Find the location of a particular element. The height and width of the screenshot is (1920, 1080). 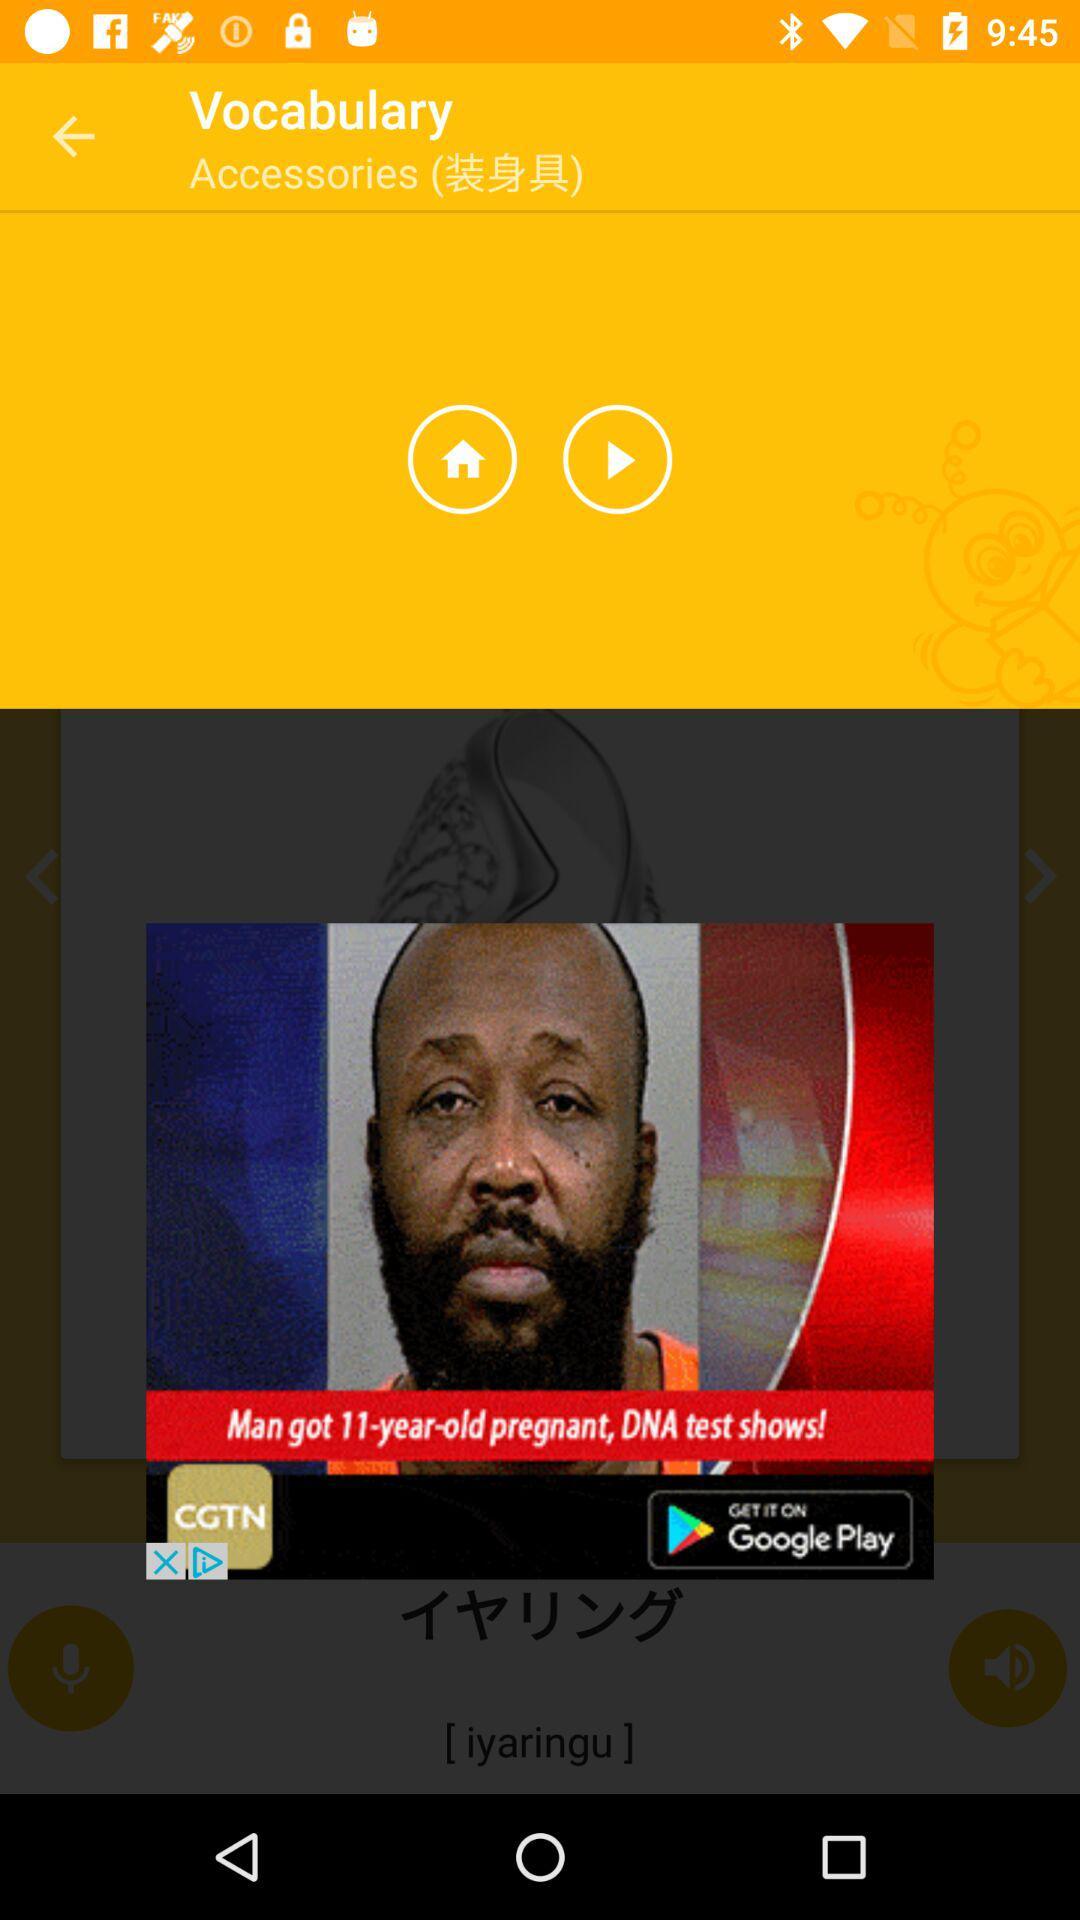

the play icon is located at coordinates (616, 458).